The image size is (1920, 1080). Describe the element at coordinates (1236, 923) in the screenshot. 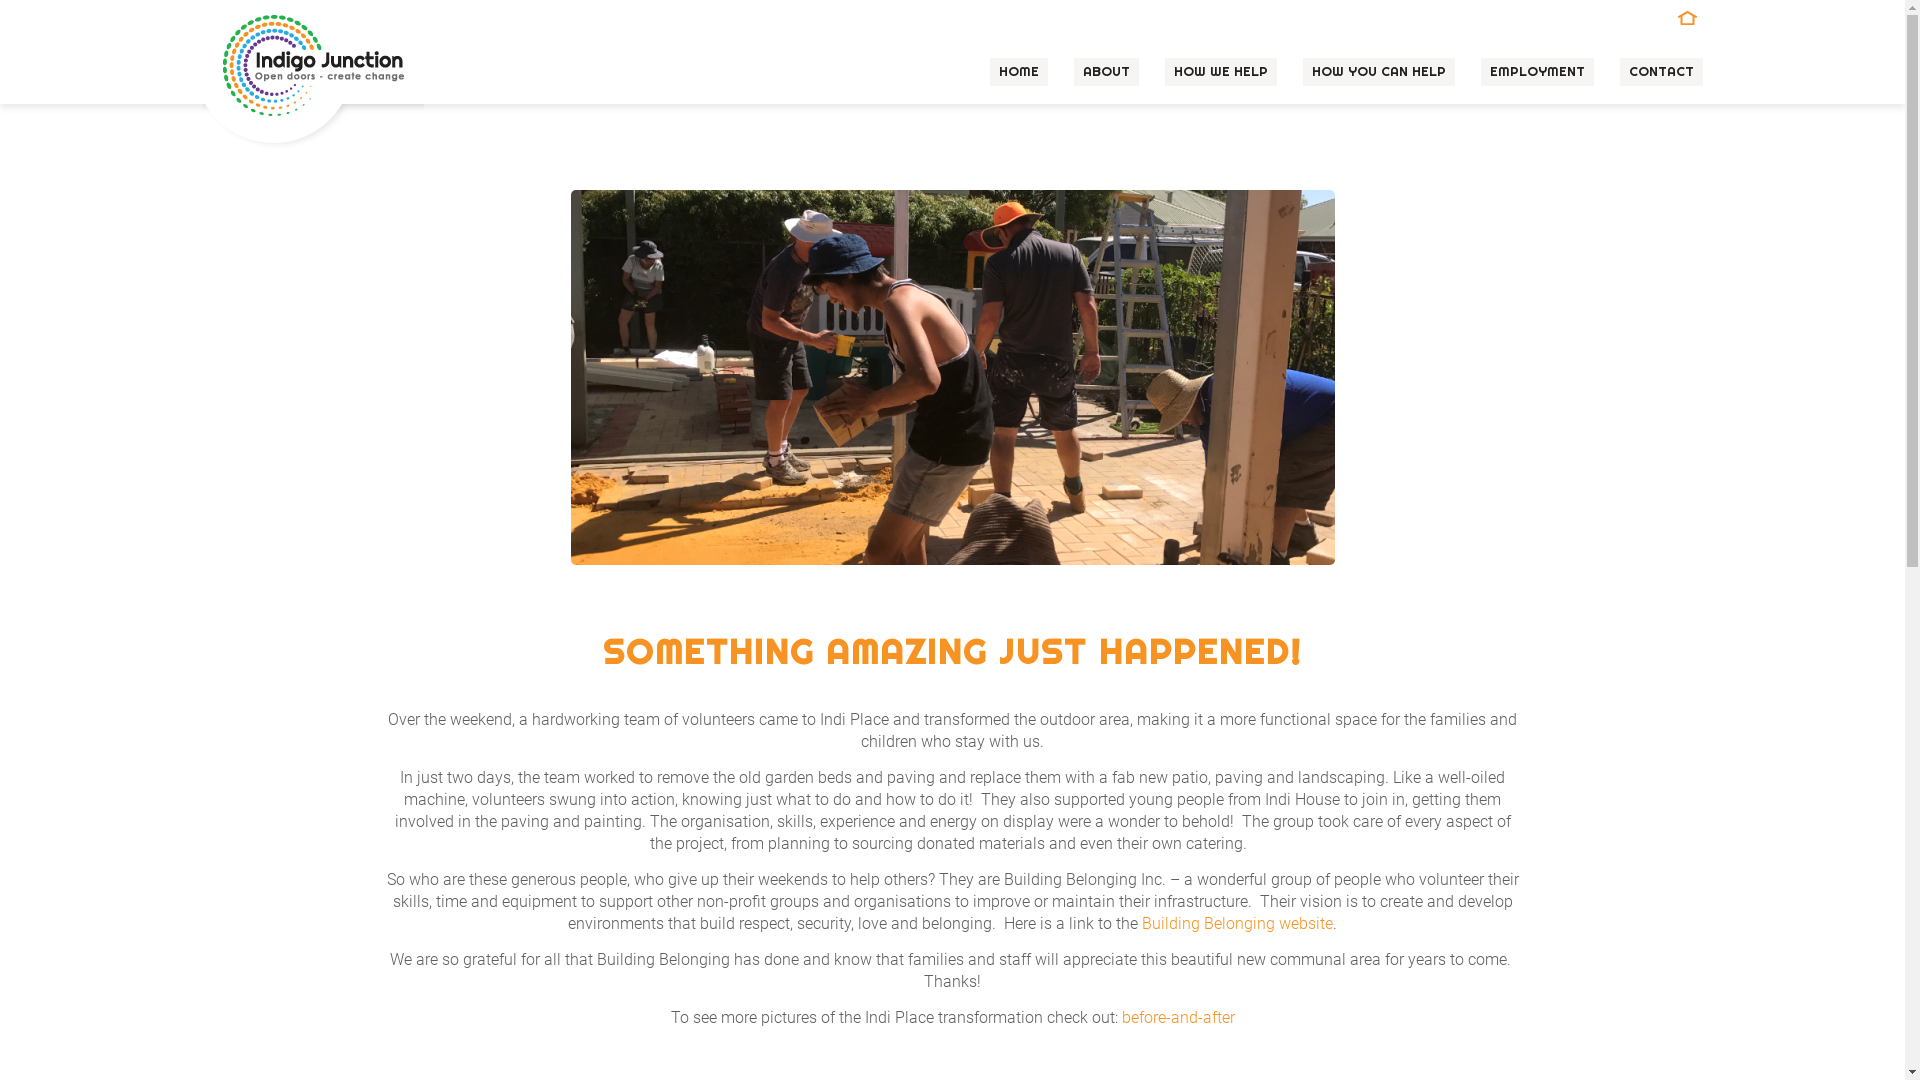

I see `'Building Belonging website'` at that location.